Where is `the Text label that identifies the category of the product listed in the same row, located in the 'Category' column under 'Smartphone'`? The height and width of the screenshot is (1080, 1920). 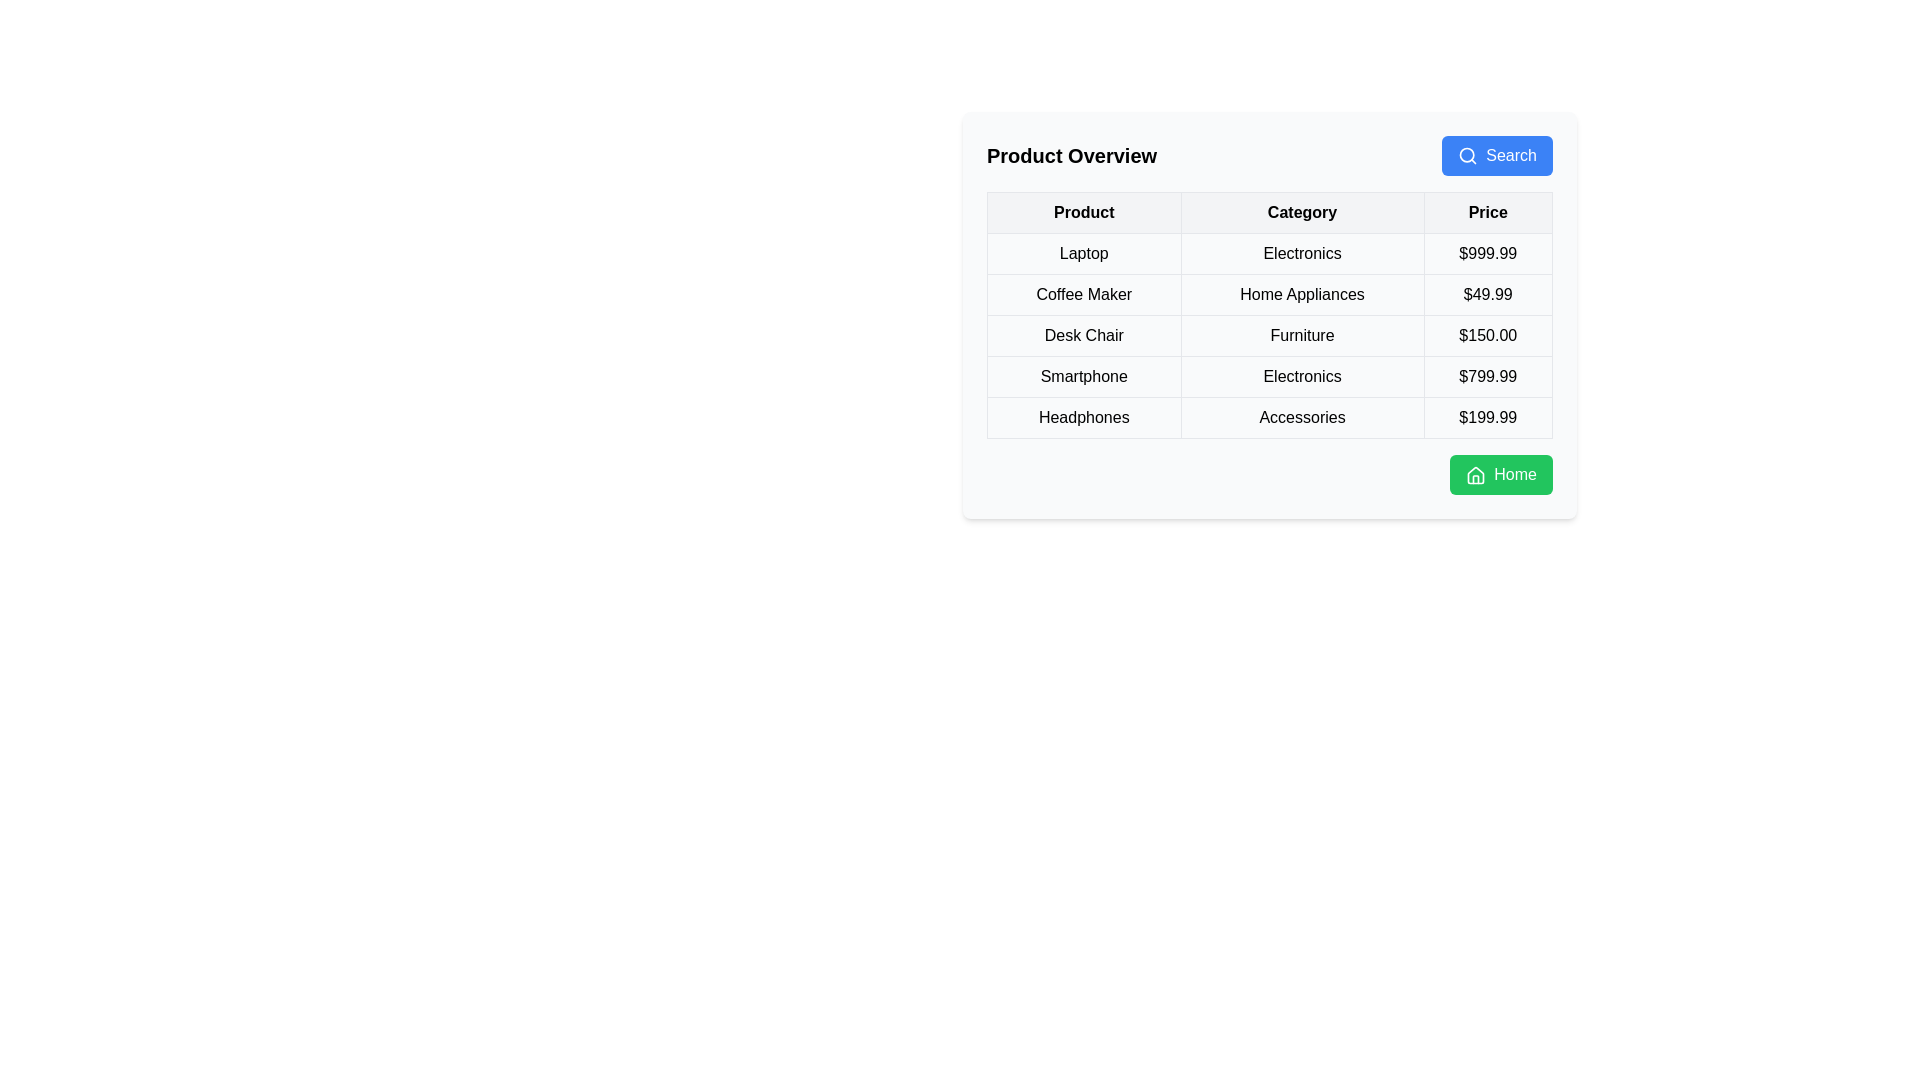
the Text label that identifies the category of the product listed in the same row, located in the 'Category' column under 'Smartphone' is located at coordinates (1302, 377).